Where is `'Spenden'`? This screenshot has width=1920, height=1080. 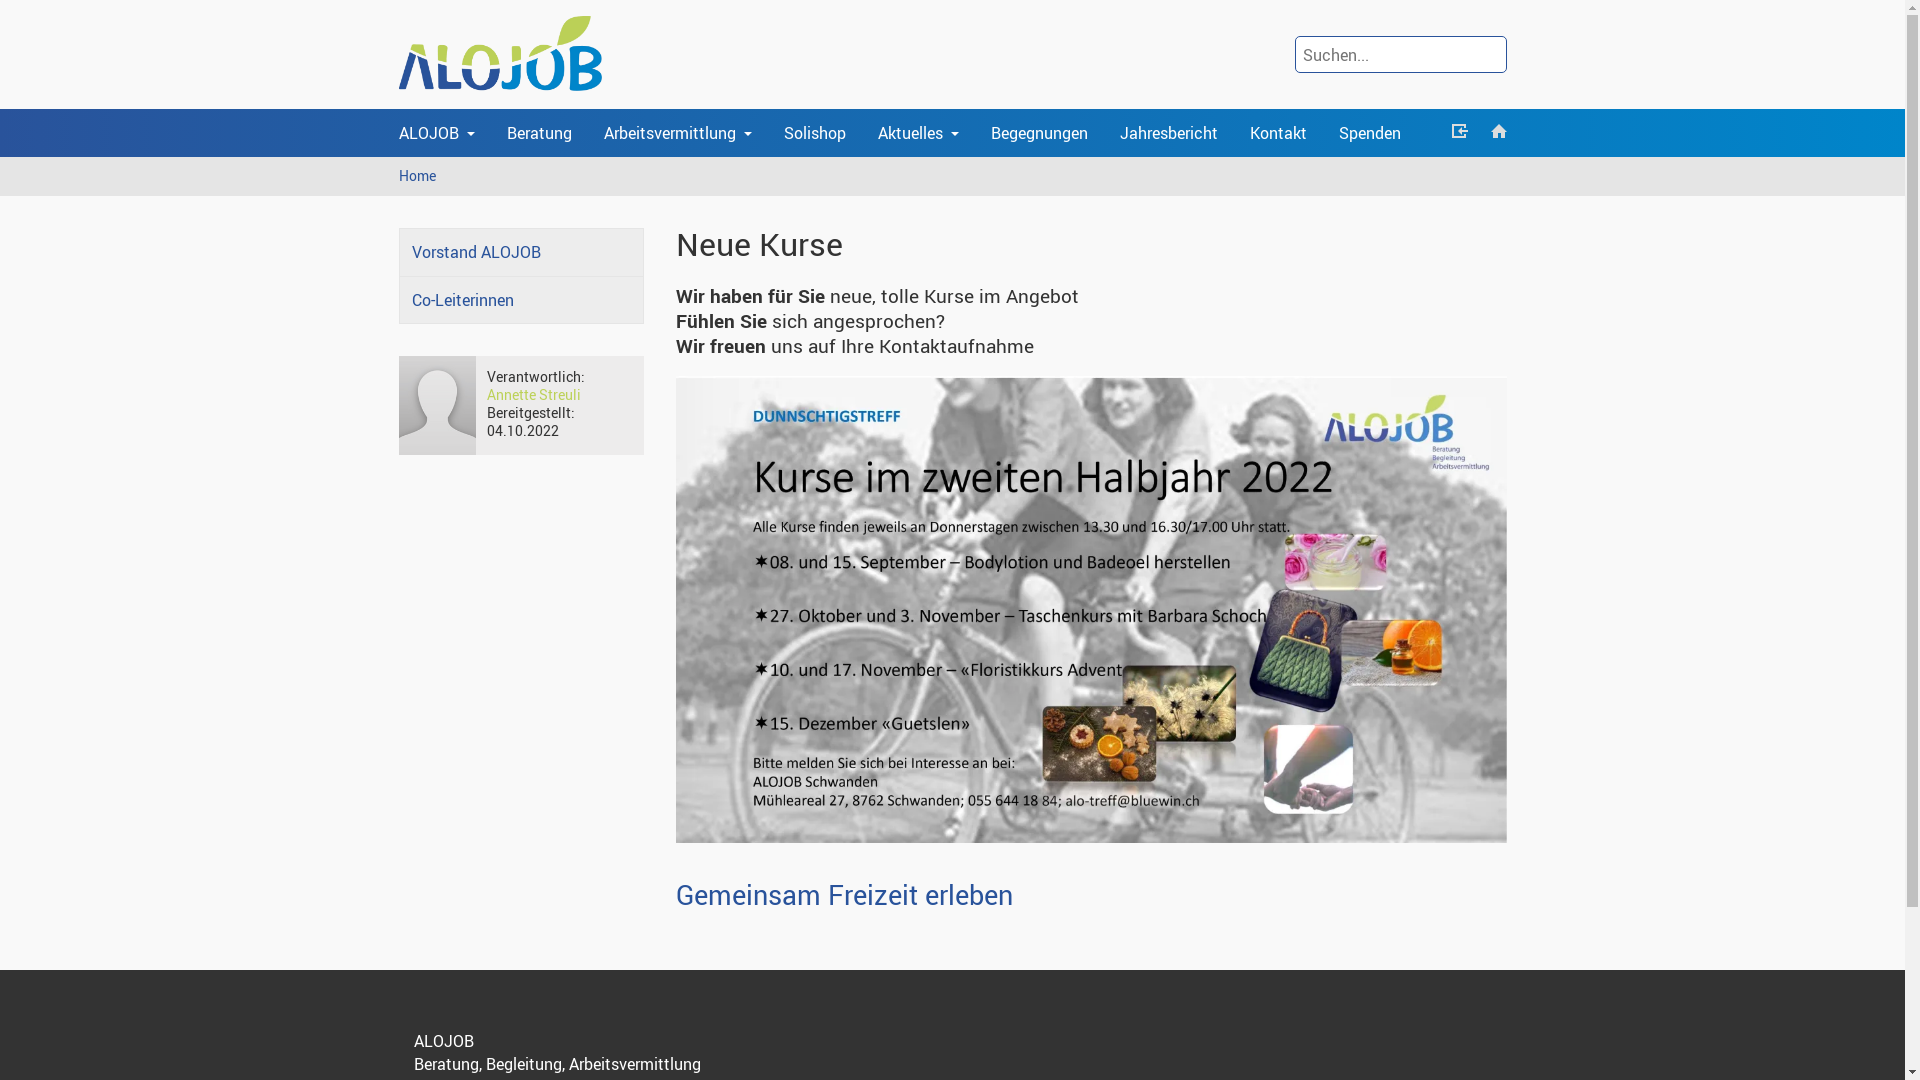
'Spenden' is located at coordinates (1367, 132).